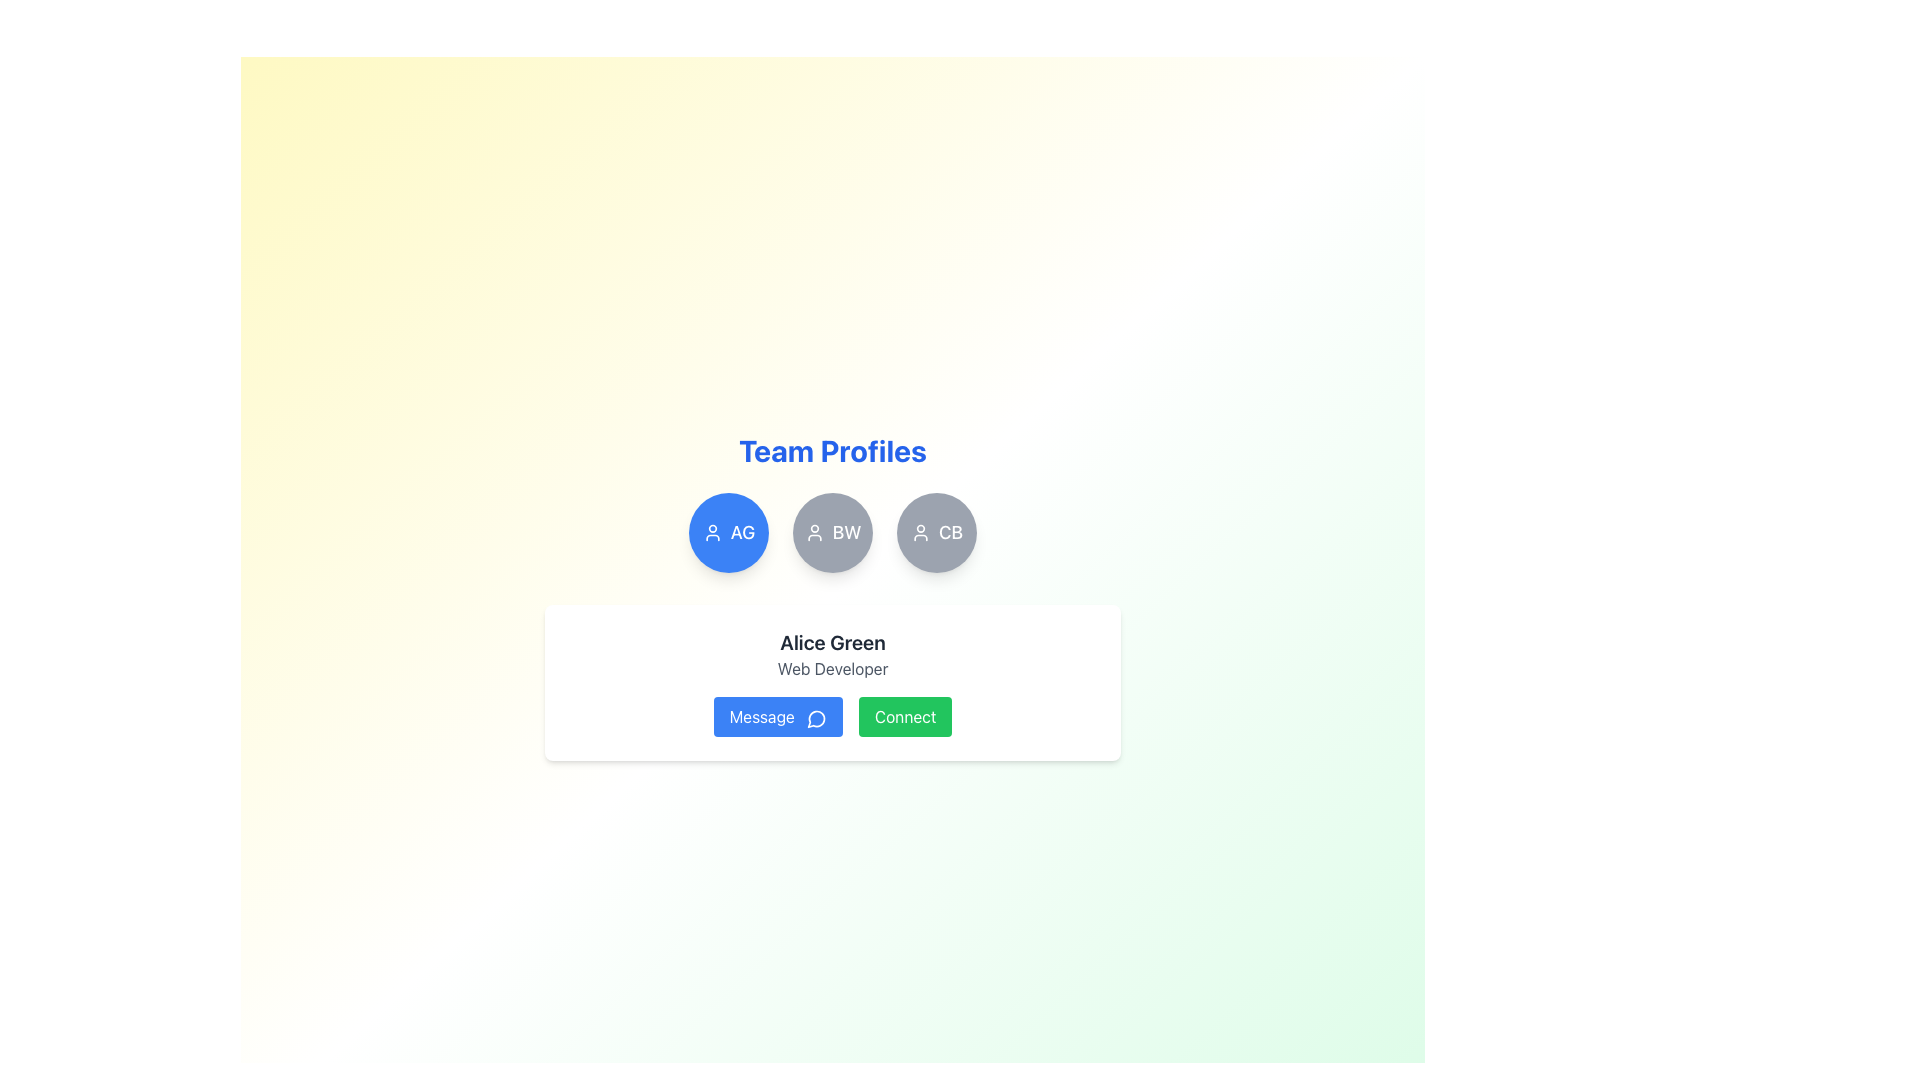  What do you see at coordinates (833, 531) in the screenshot?
I see `the circular button labeled 'BW' with a gray background and user profile icon, which is the middle button in the row below 'Team Profiles'` at bounding box center [833, 531].